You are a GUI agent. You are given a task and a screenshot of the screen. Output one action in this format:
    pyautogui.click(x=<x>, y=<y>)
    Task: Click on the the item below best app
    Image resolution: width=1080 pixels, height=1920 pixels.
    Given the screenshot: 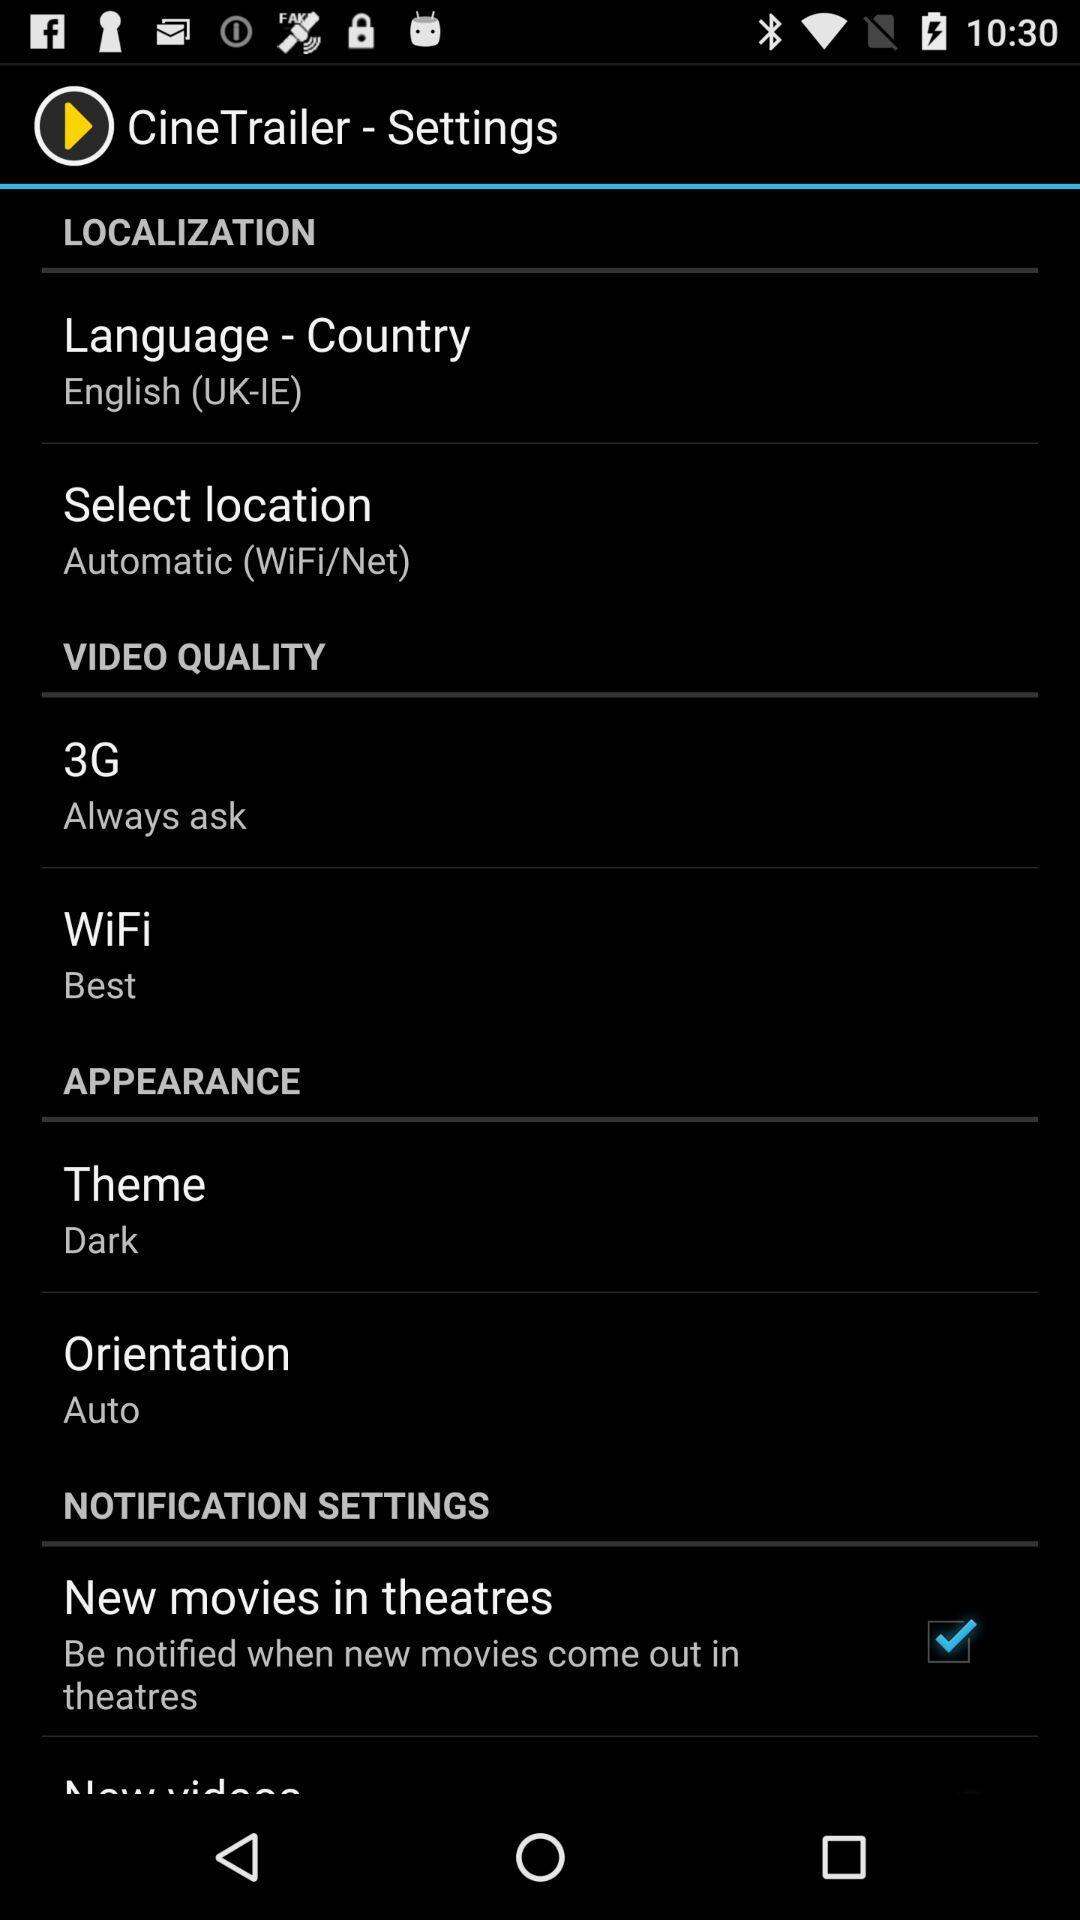 What is the action you would take?
    pyautogui.click(x=540, y=1079)
    